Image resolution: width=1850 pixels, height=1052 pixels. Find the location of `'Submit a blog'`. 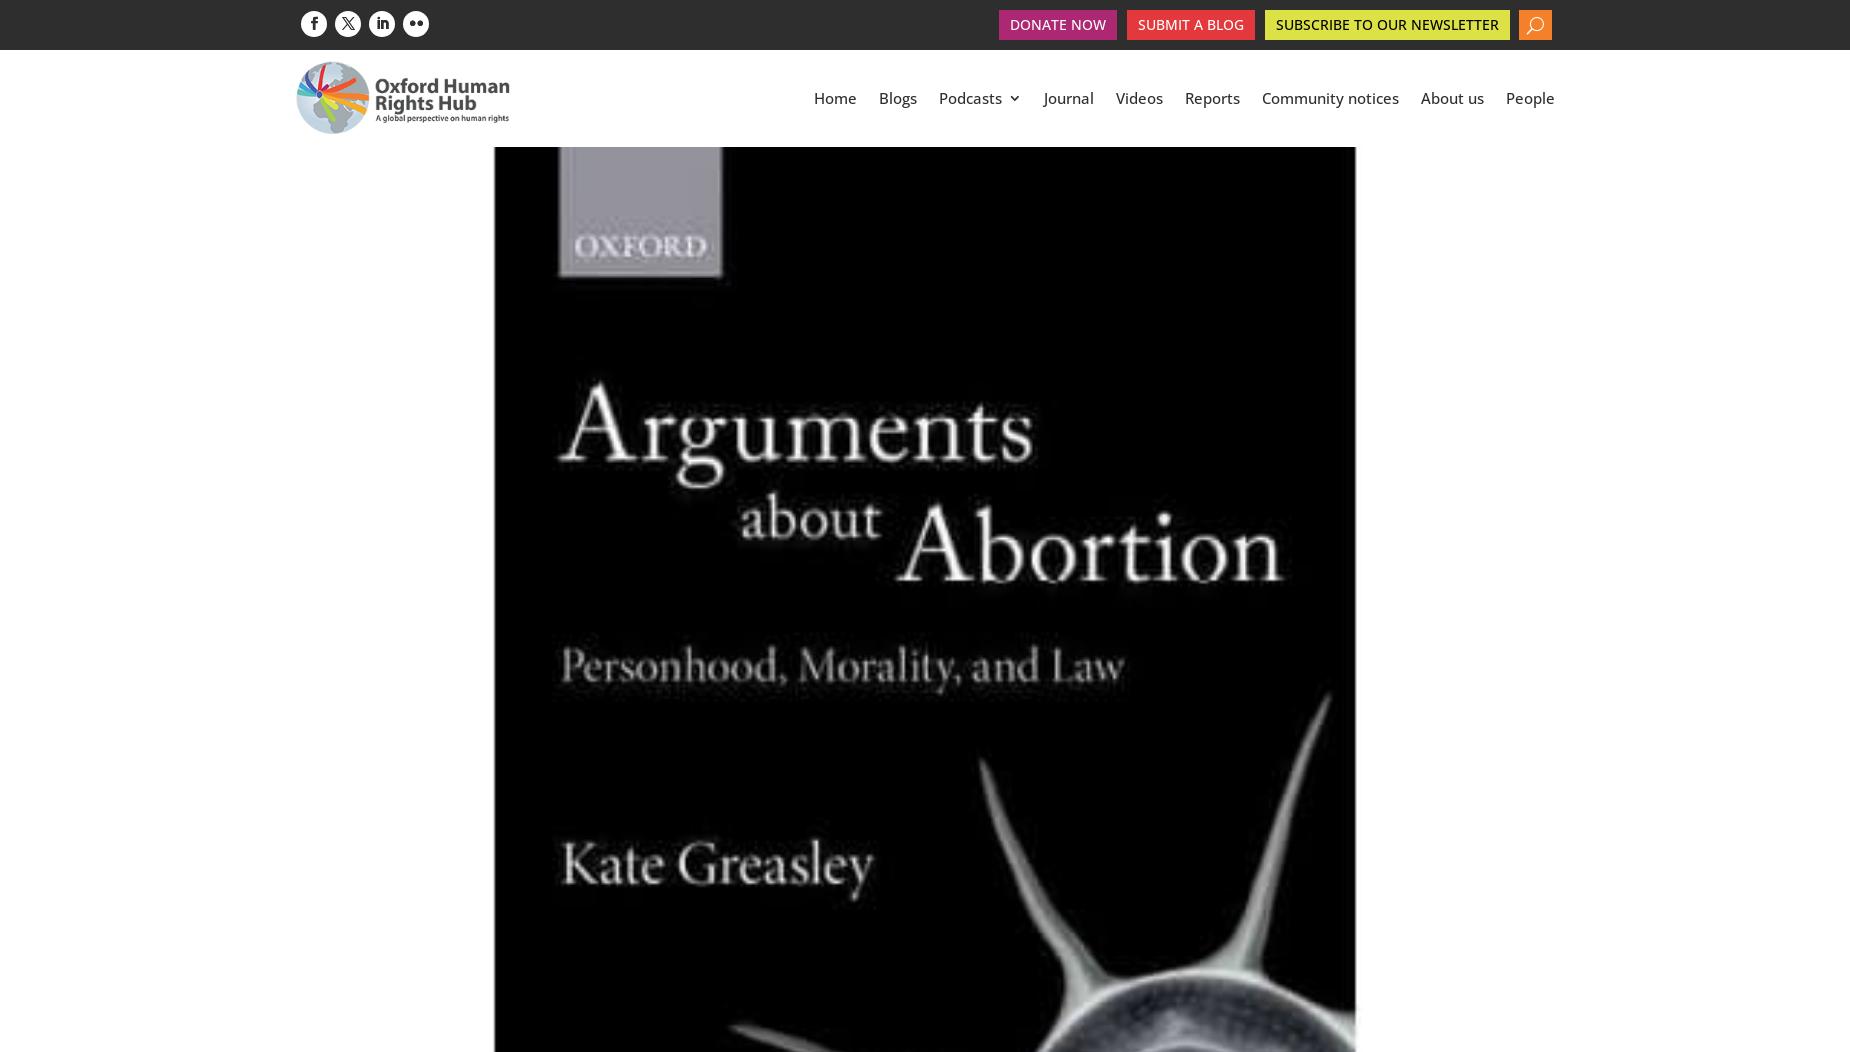

'Submit a blog' is located at coordinates (1188, 24).